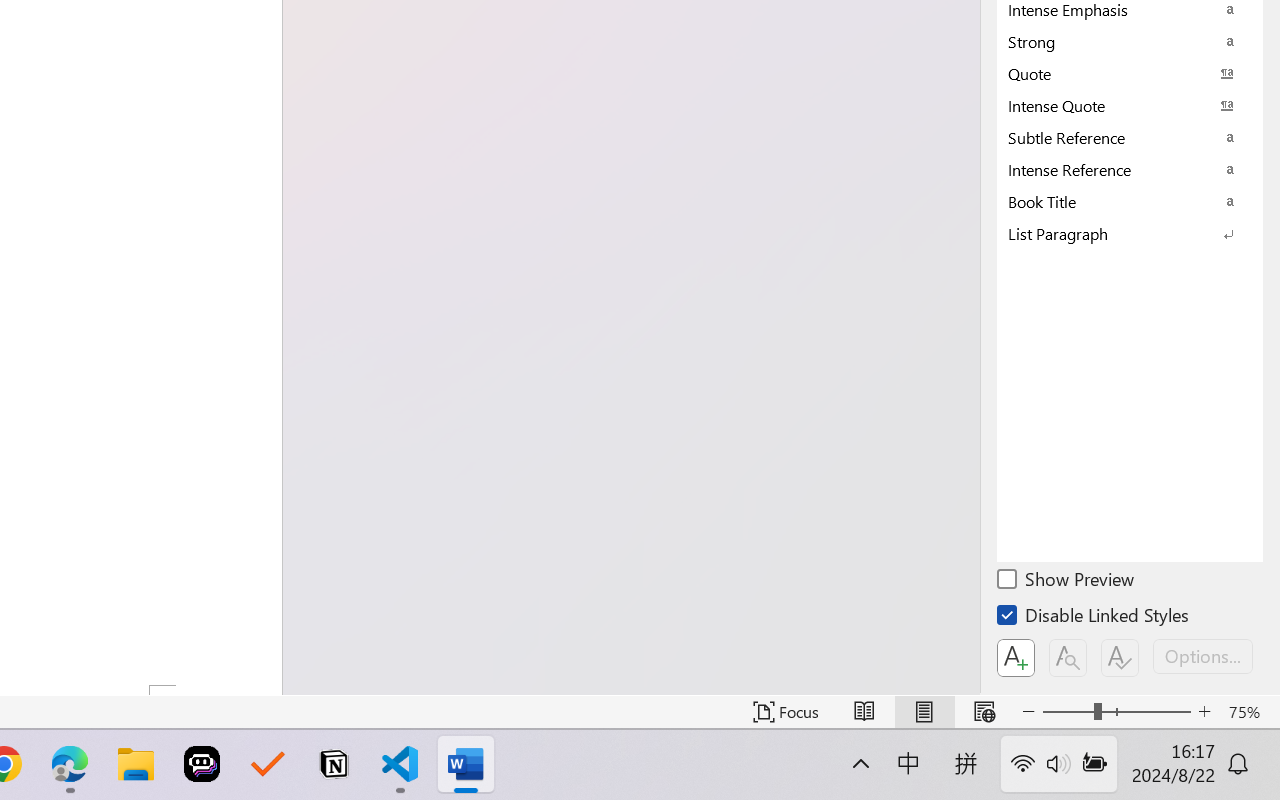  I want to click on 'Subtle Reference', so click(1130, 137).